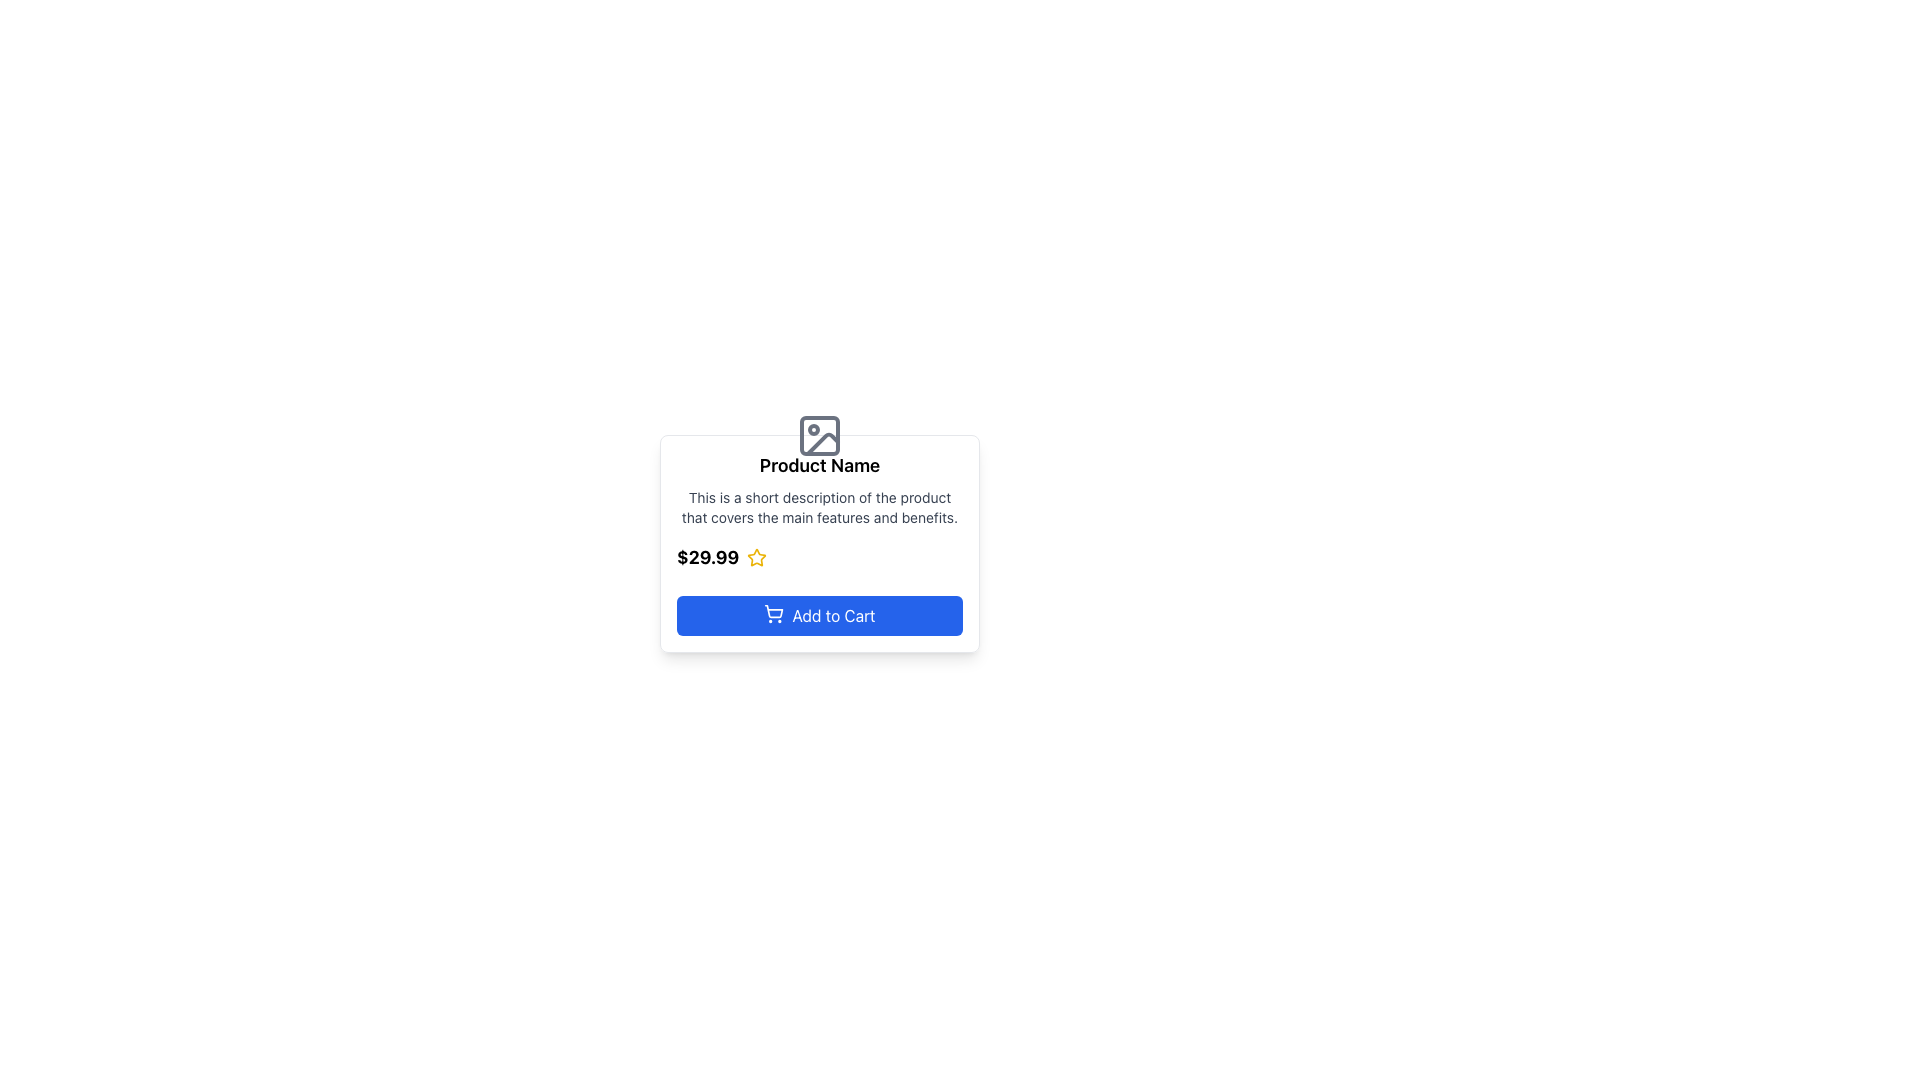  I want to click on the icon representing the product image located above the 'Product Name' text in the product information card, so click(820, 434).